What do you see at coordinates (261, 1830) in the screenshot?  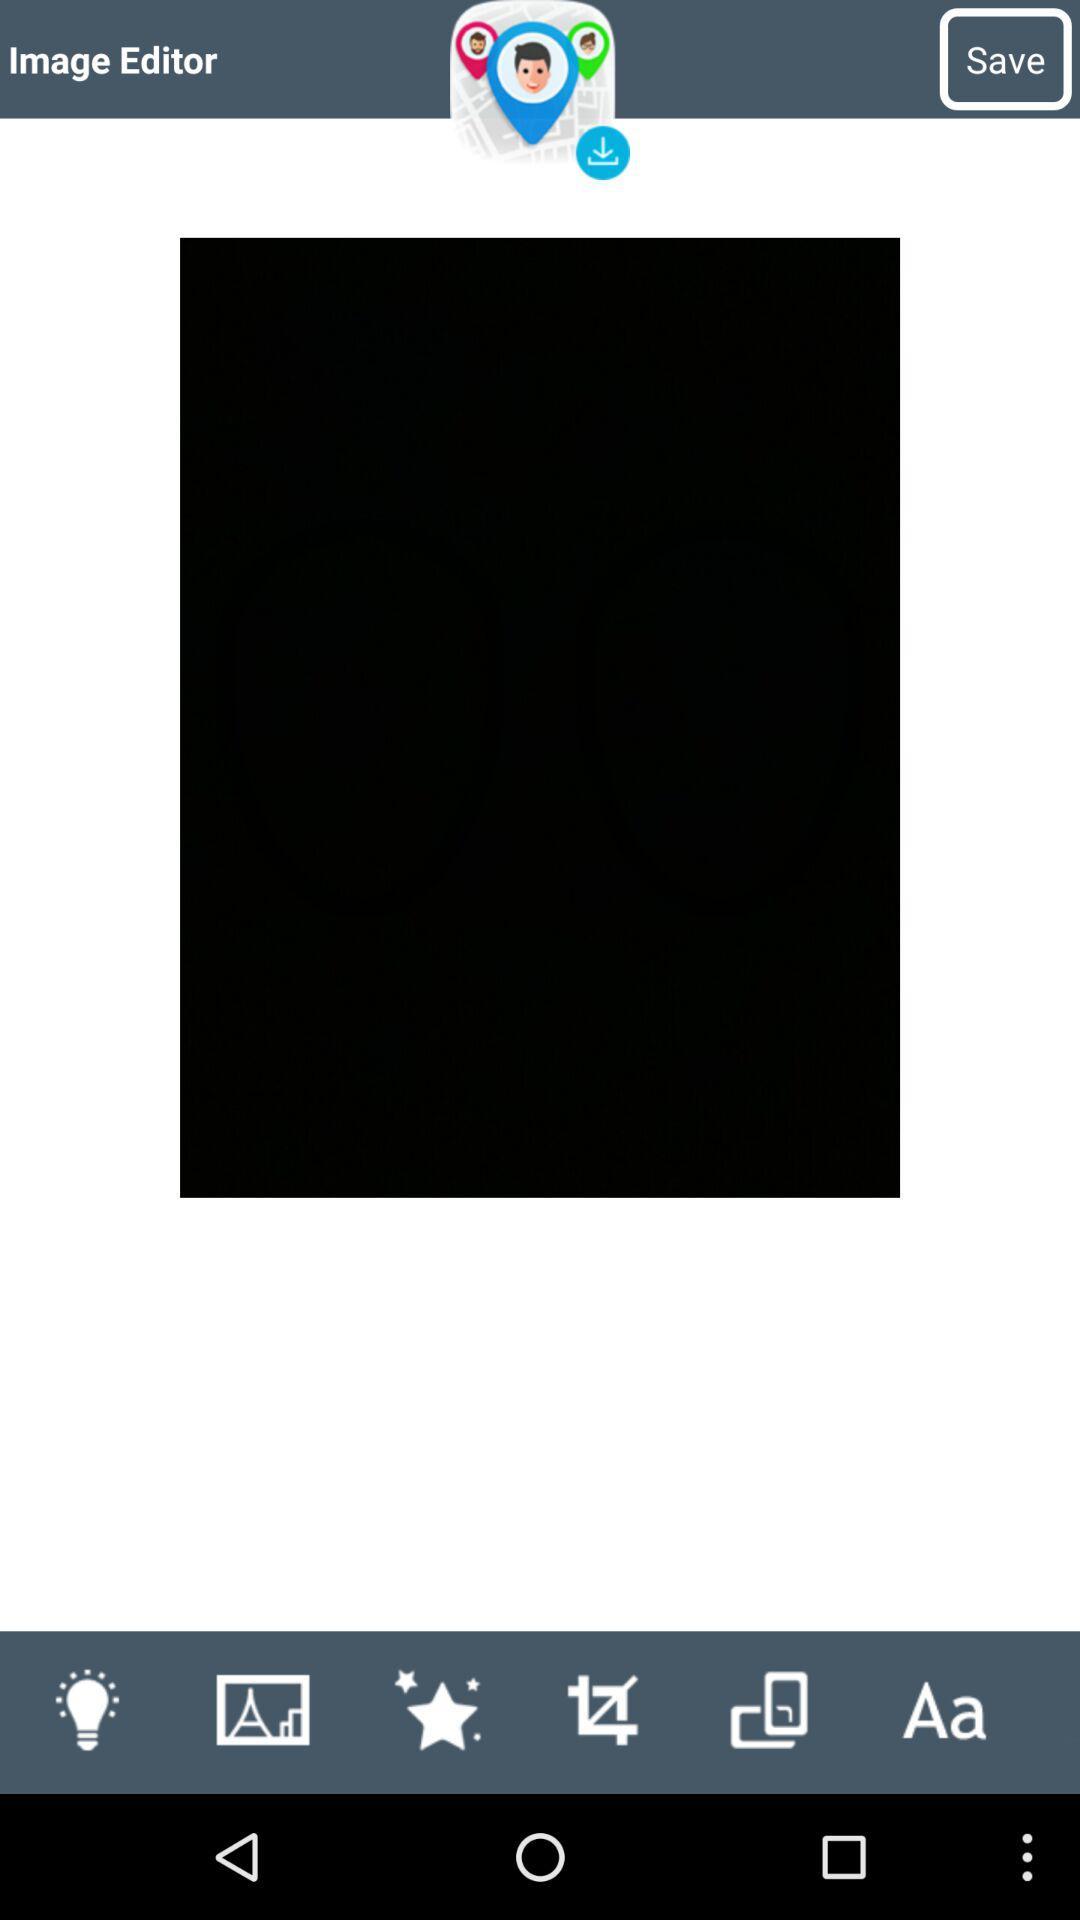 I see `the wallpaper icon` at bounding box center [261, 1830].